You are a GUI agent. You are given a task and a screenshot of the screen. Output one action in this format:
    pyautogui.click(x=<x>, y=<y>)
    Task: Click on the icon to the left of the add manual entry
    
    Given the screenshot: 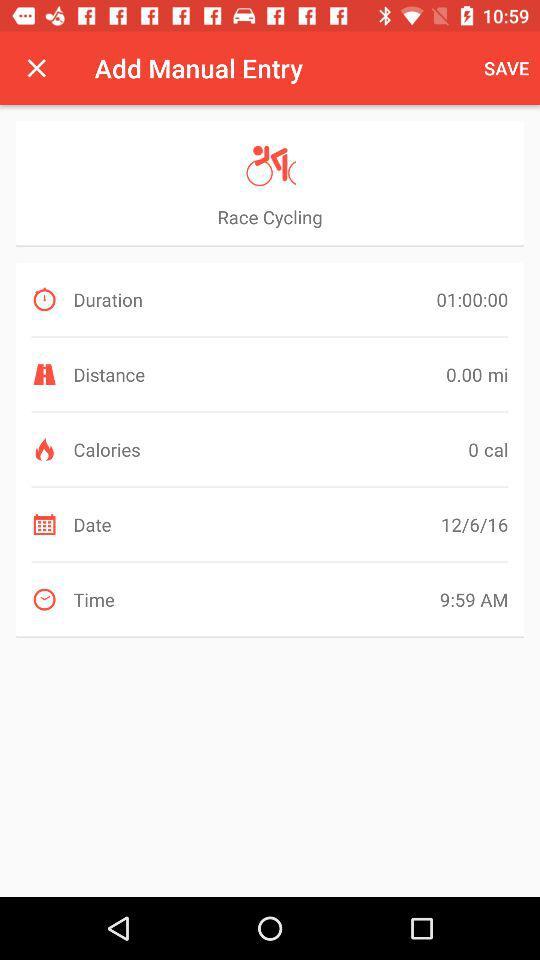 What is the action you would take?
    pyautogui.click(x=36, y=68)
    